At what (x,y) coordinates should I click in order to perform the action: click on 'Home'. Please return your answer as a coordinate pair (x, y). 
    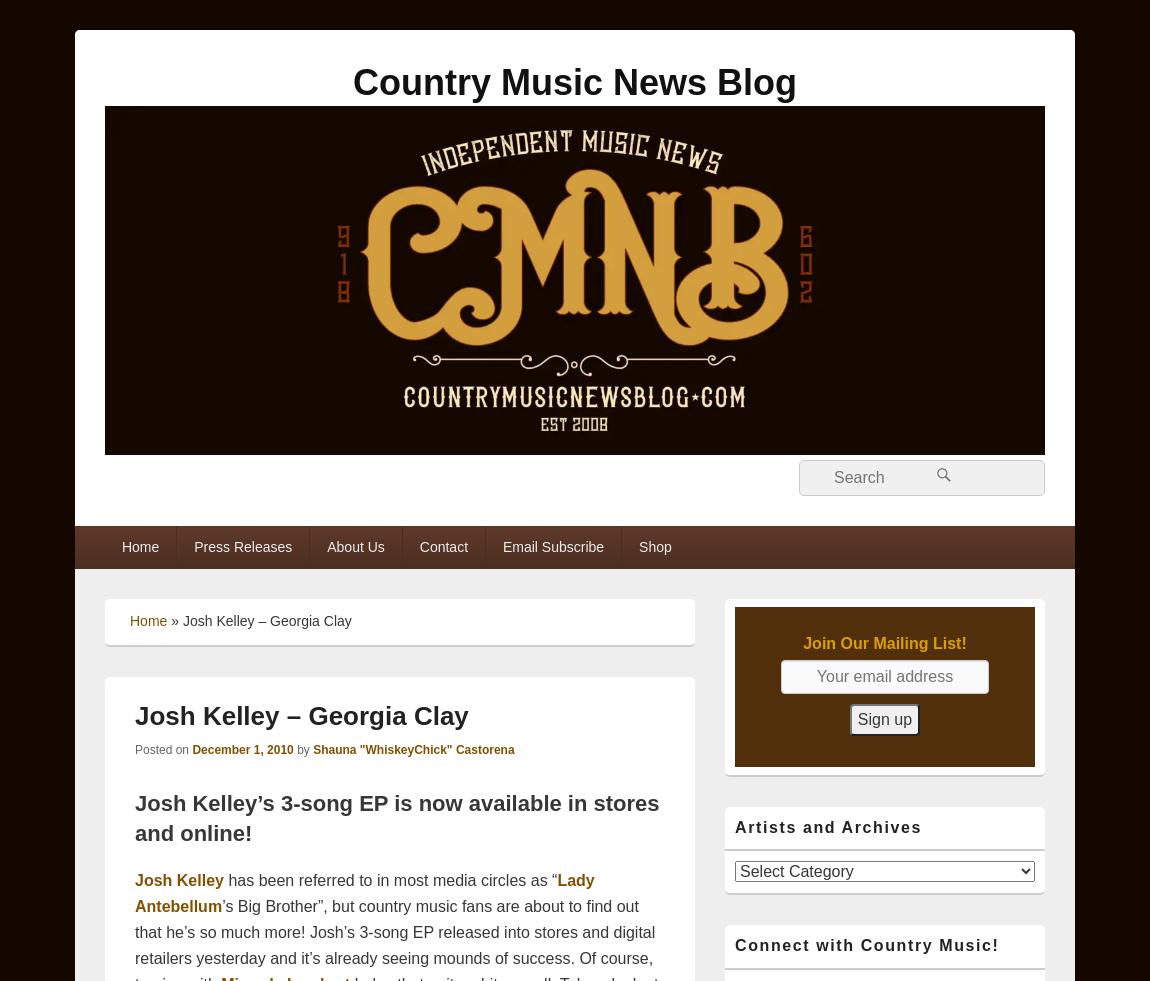
    Looking at the image, I should click on (147, 619).